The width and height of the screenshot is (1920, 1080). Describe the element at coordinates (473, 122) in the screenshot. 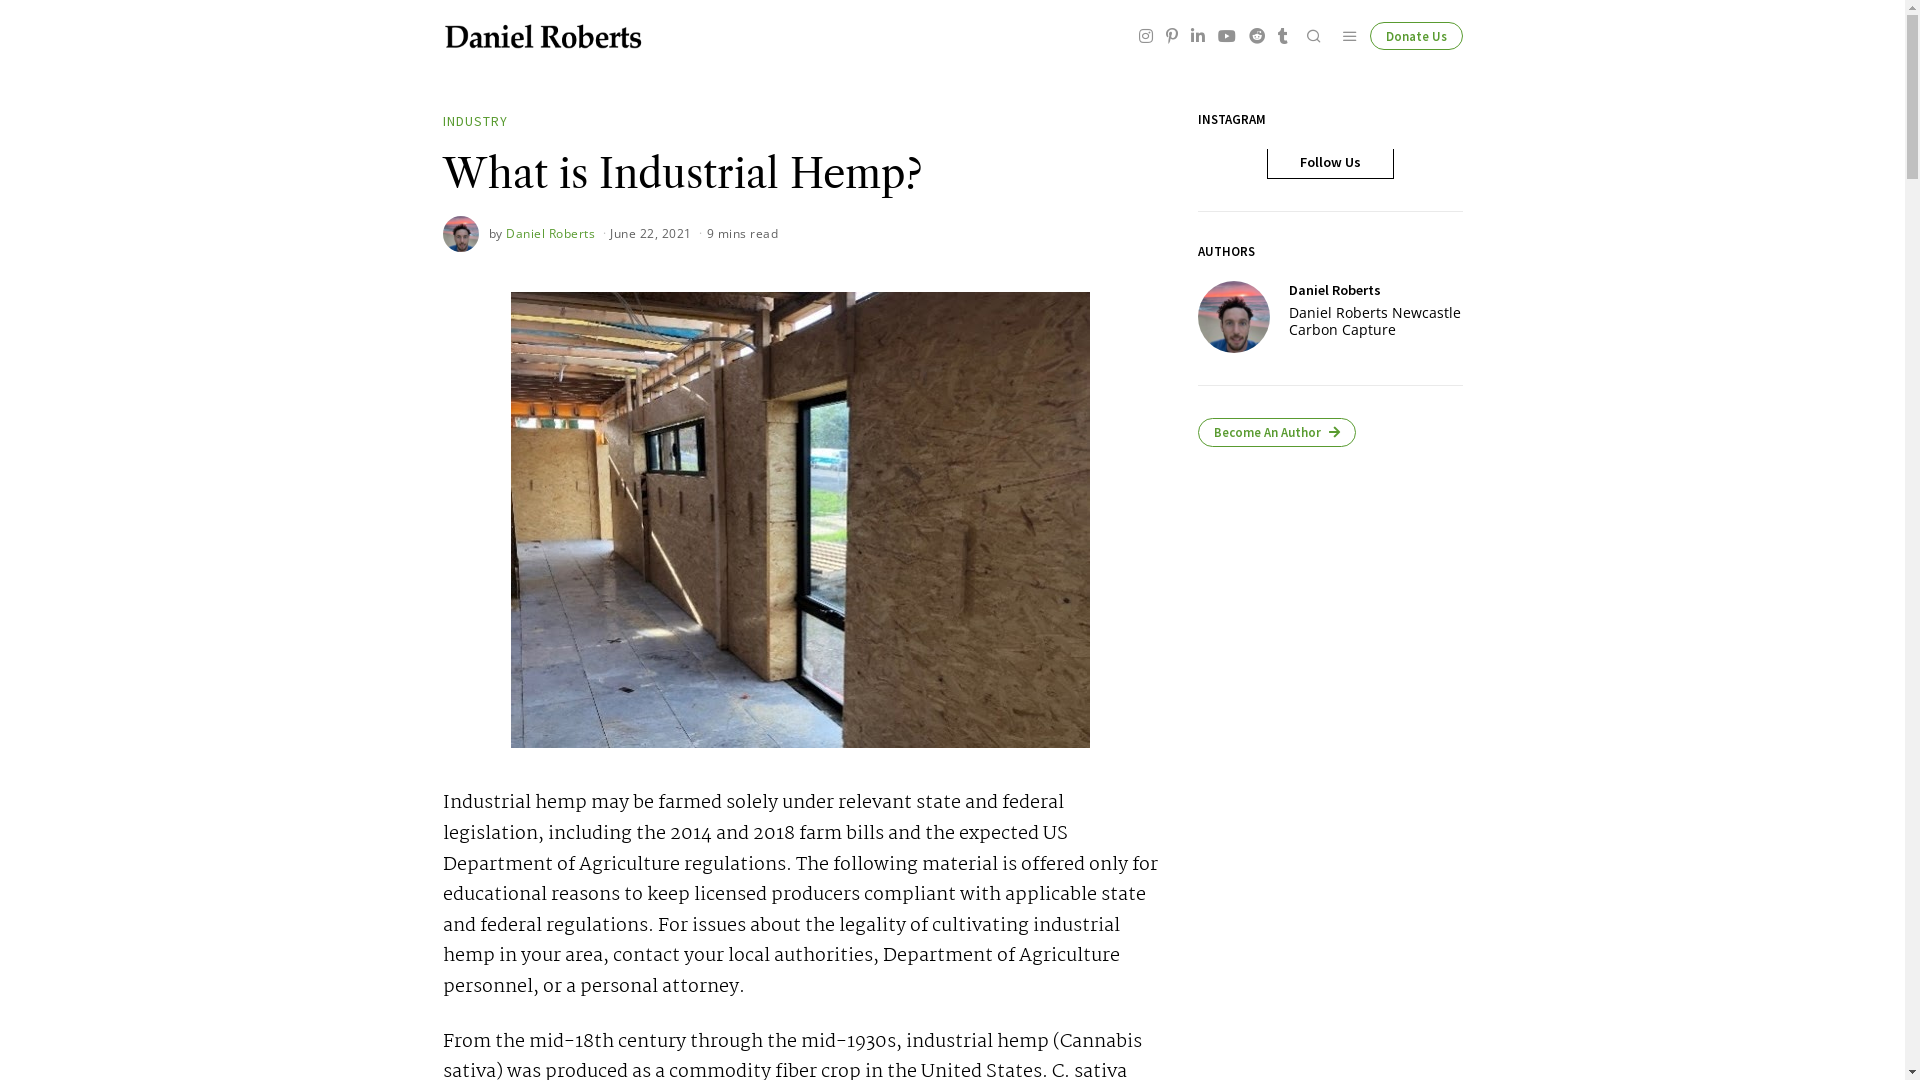

I see `'INDUSTRY'` at that location.